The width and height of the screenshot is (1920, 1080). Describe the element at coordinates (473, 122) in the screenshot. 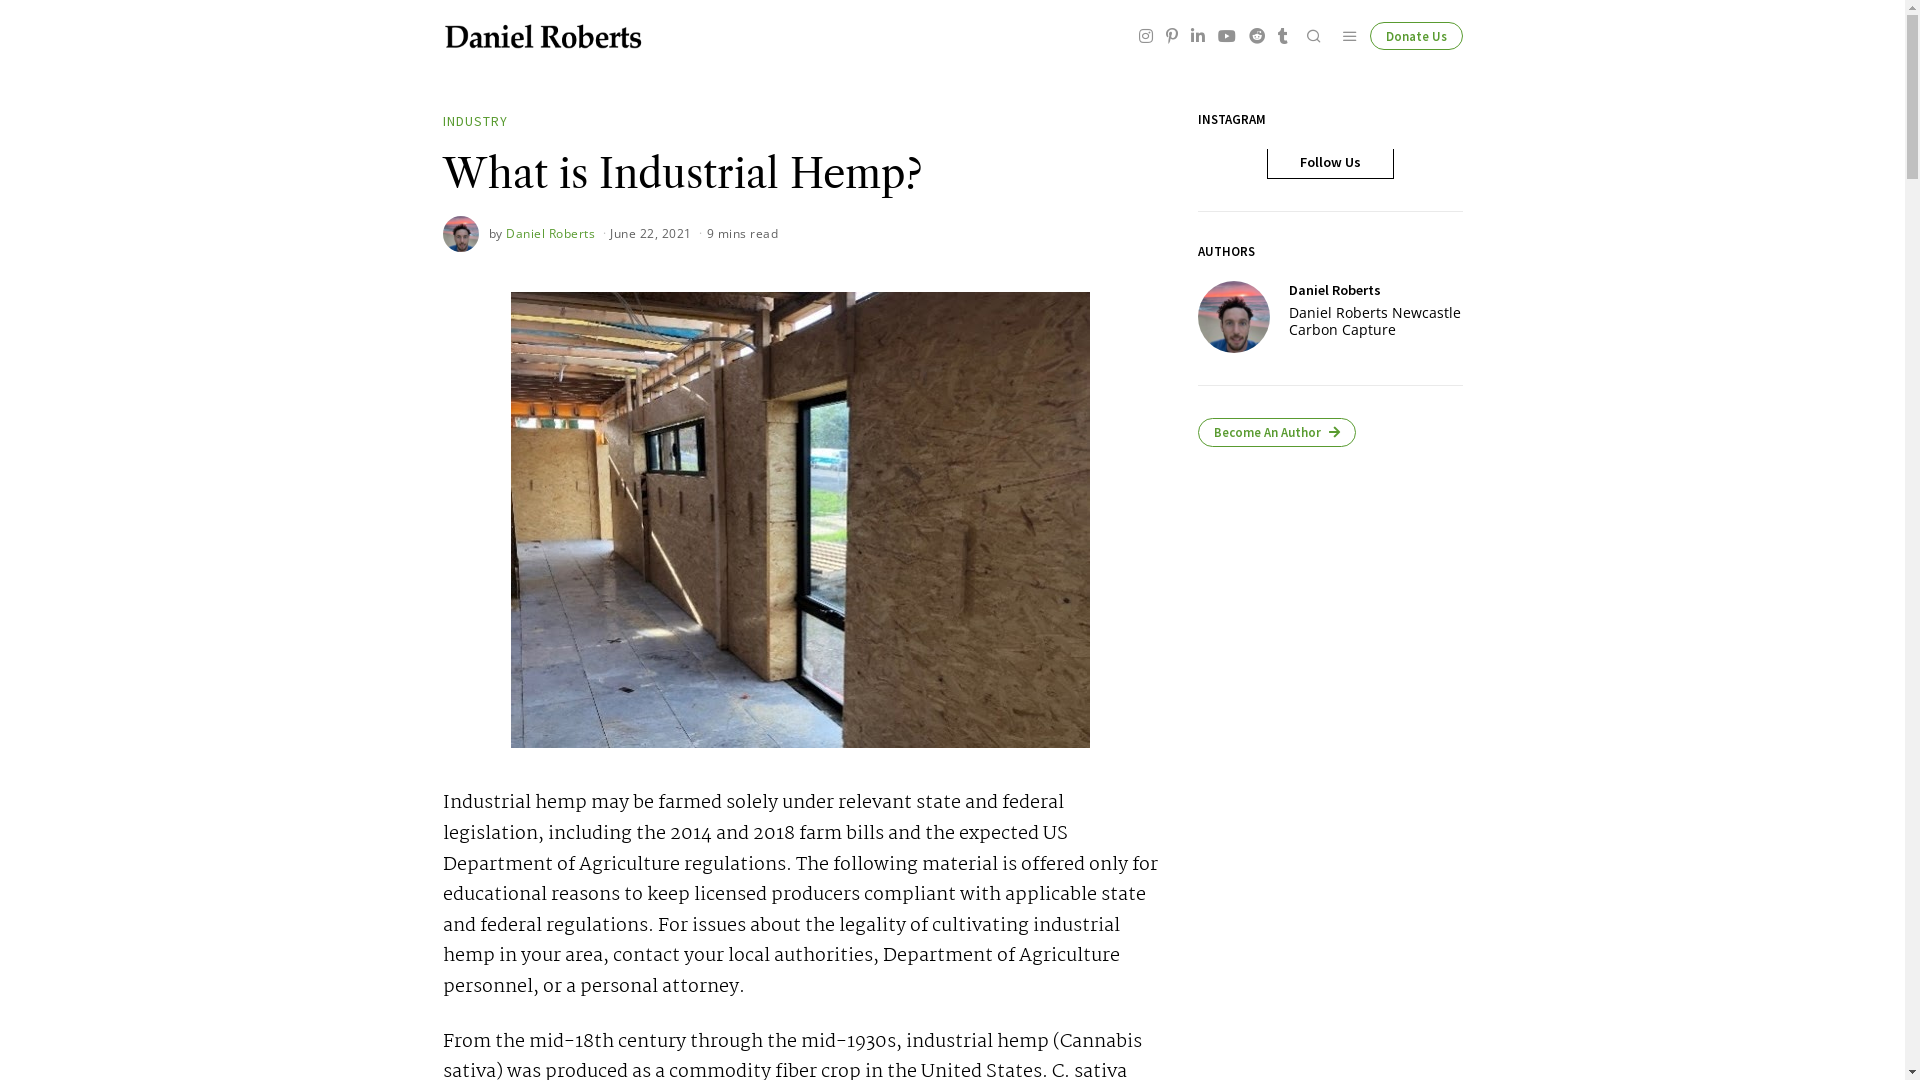

I see `'INDUSTRY'` at that location.